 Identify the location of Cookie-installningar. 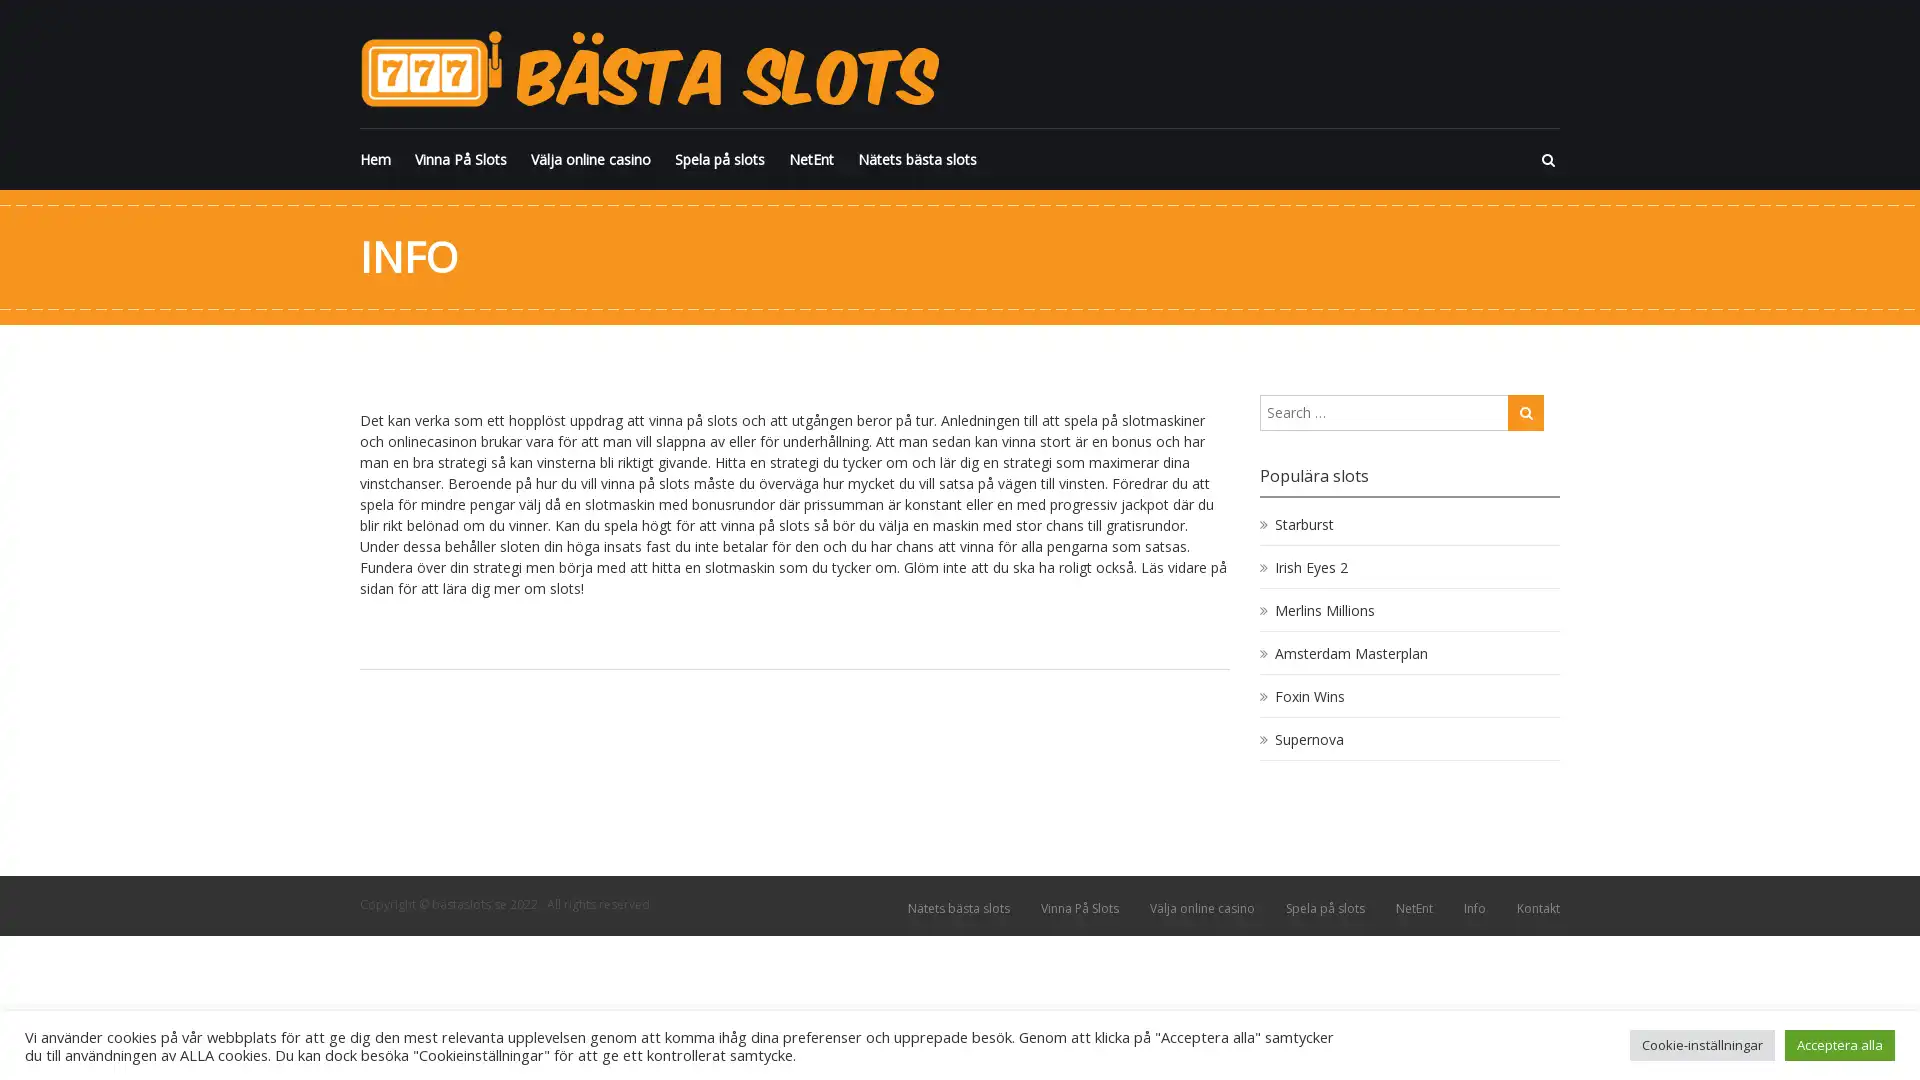
(1701, 1044).